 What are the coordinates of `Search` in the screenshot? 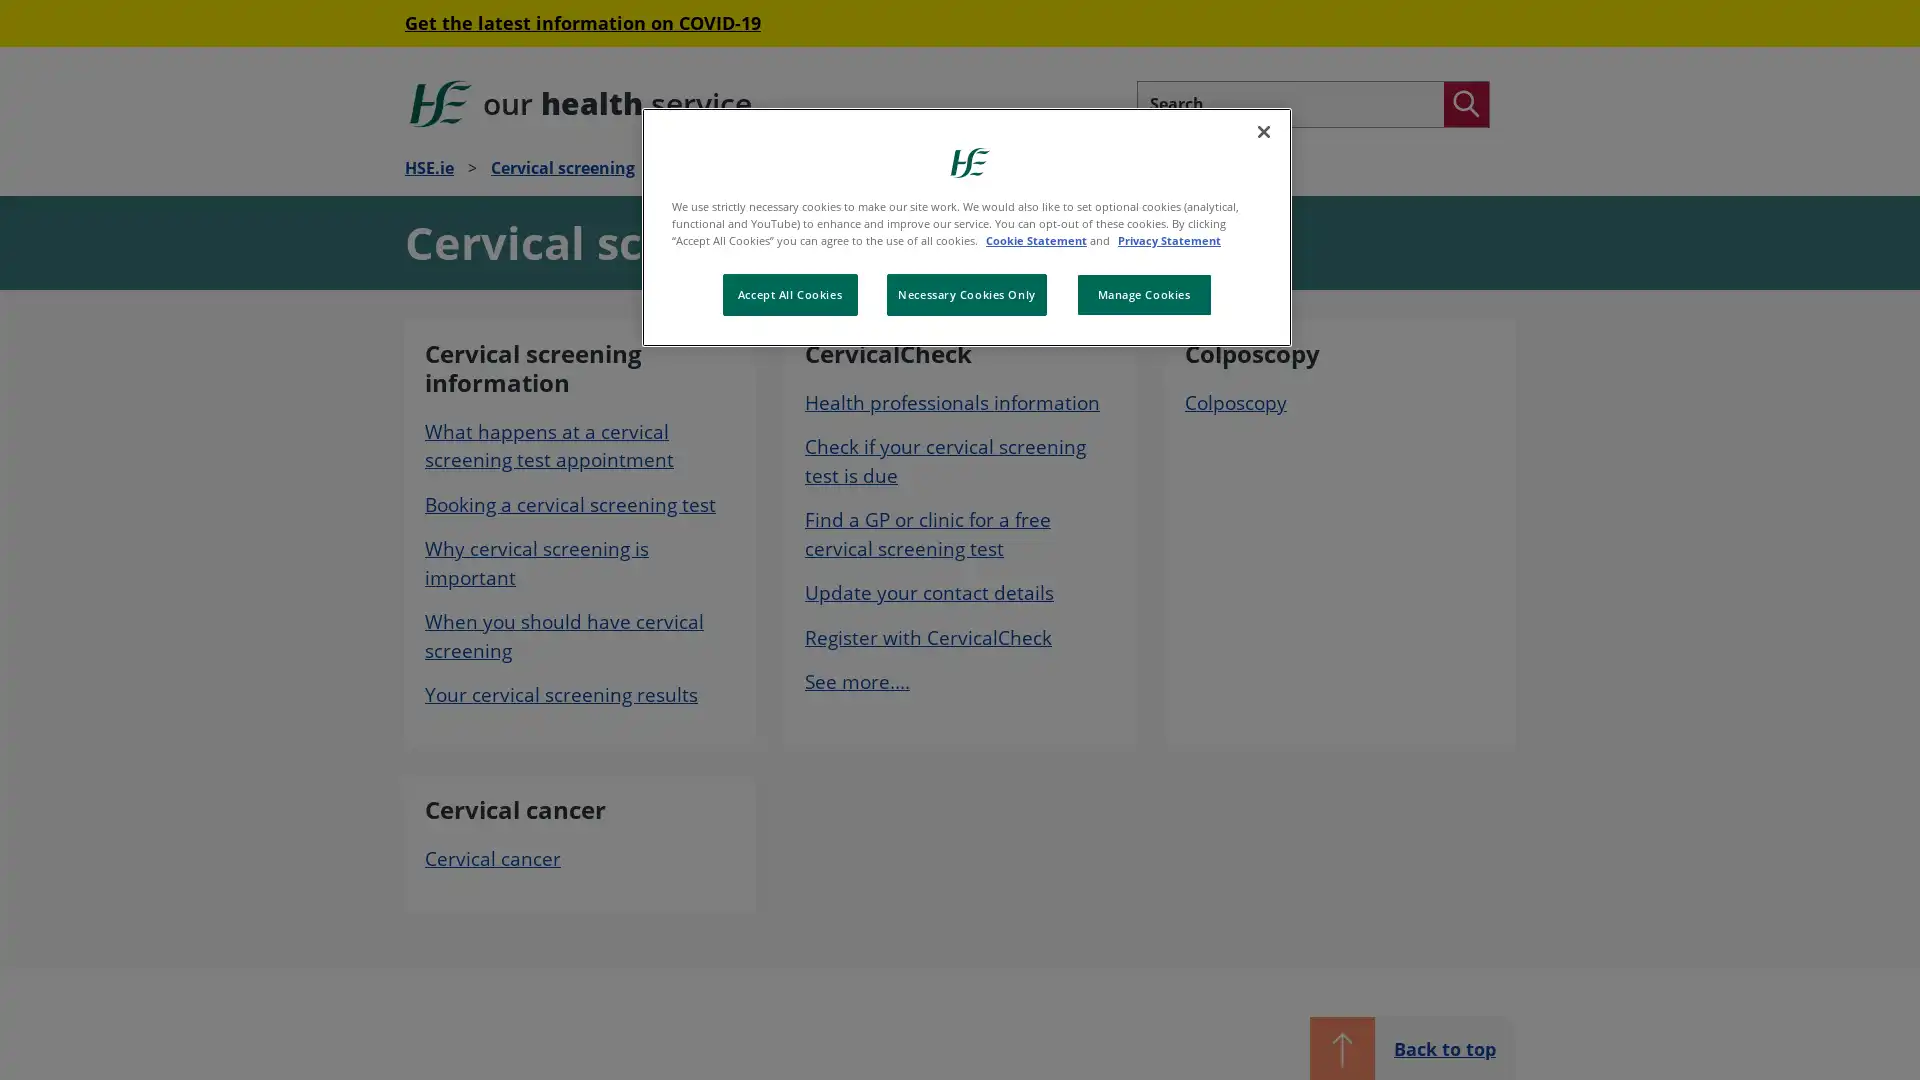 It's located at (1466, 103).